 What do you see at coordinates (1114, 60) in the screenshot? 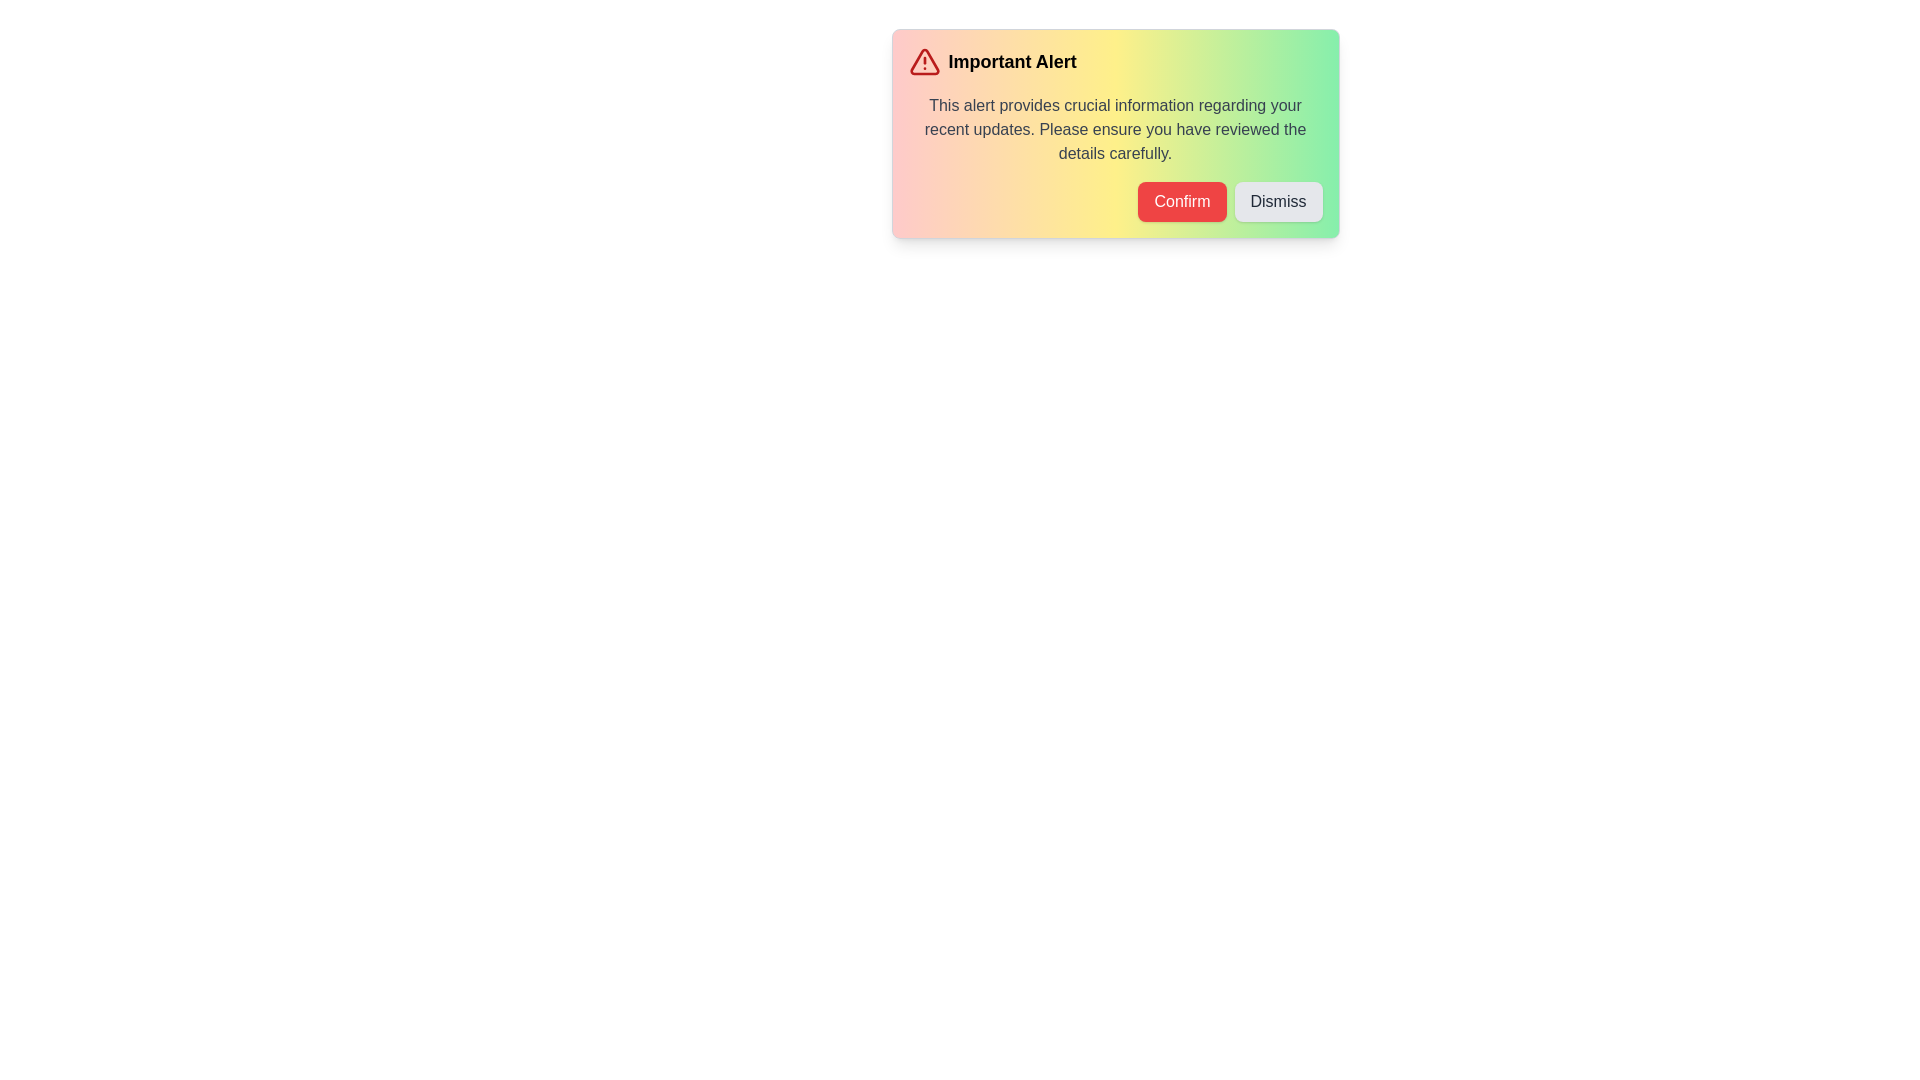
I see `the 'Important Alert' header, which features a red warning icon and bold black text` at bounding box center [1114, 60].